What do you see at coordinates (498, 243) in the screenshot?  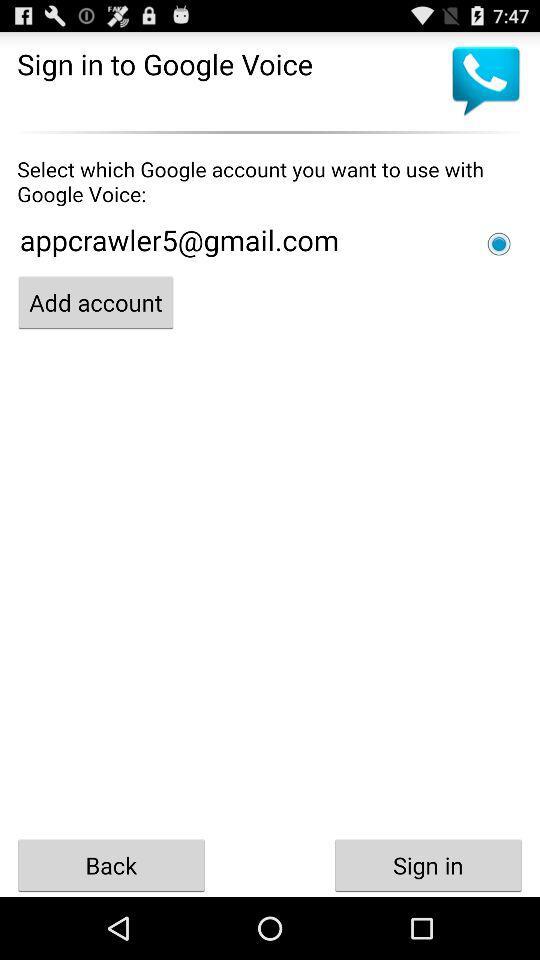 I see `e-mail` at bounding box center [498, 243].